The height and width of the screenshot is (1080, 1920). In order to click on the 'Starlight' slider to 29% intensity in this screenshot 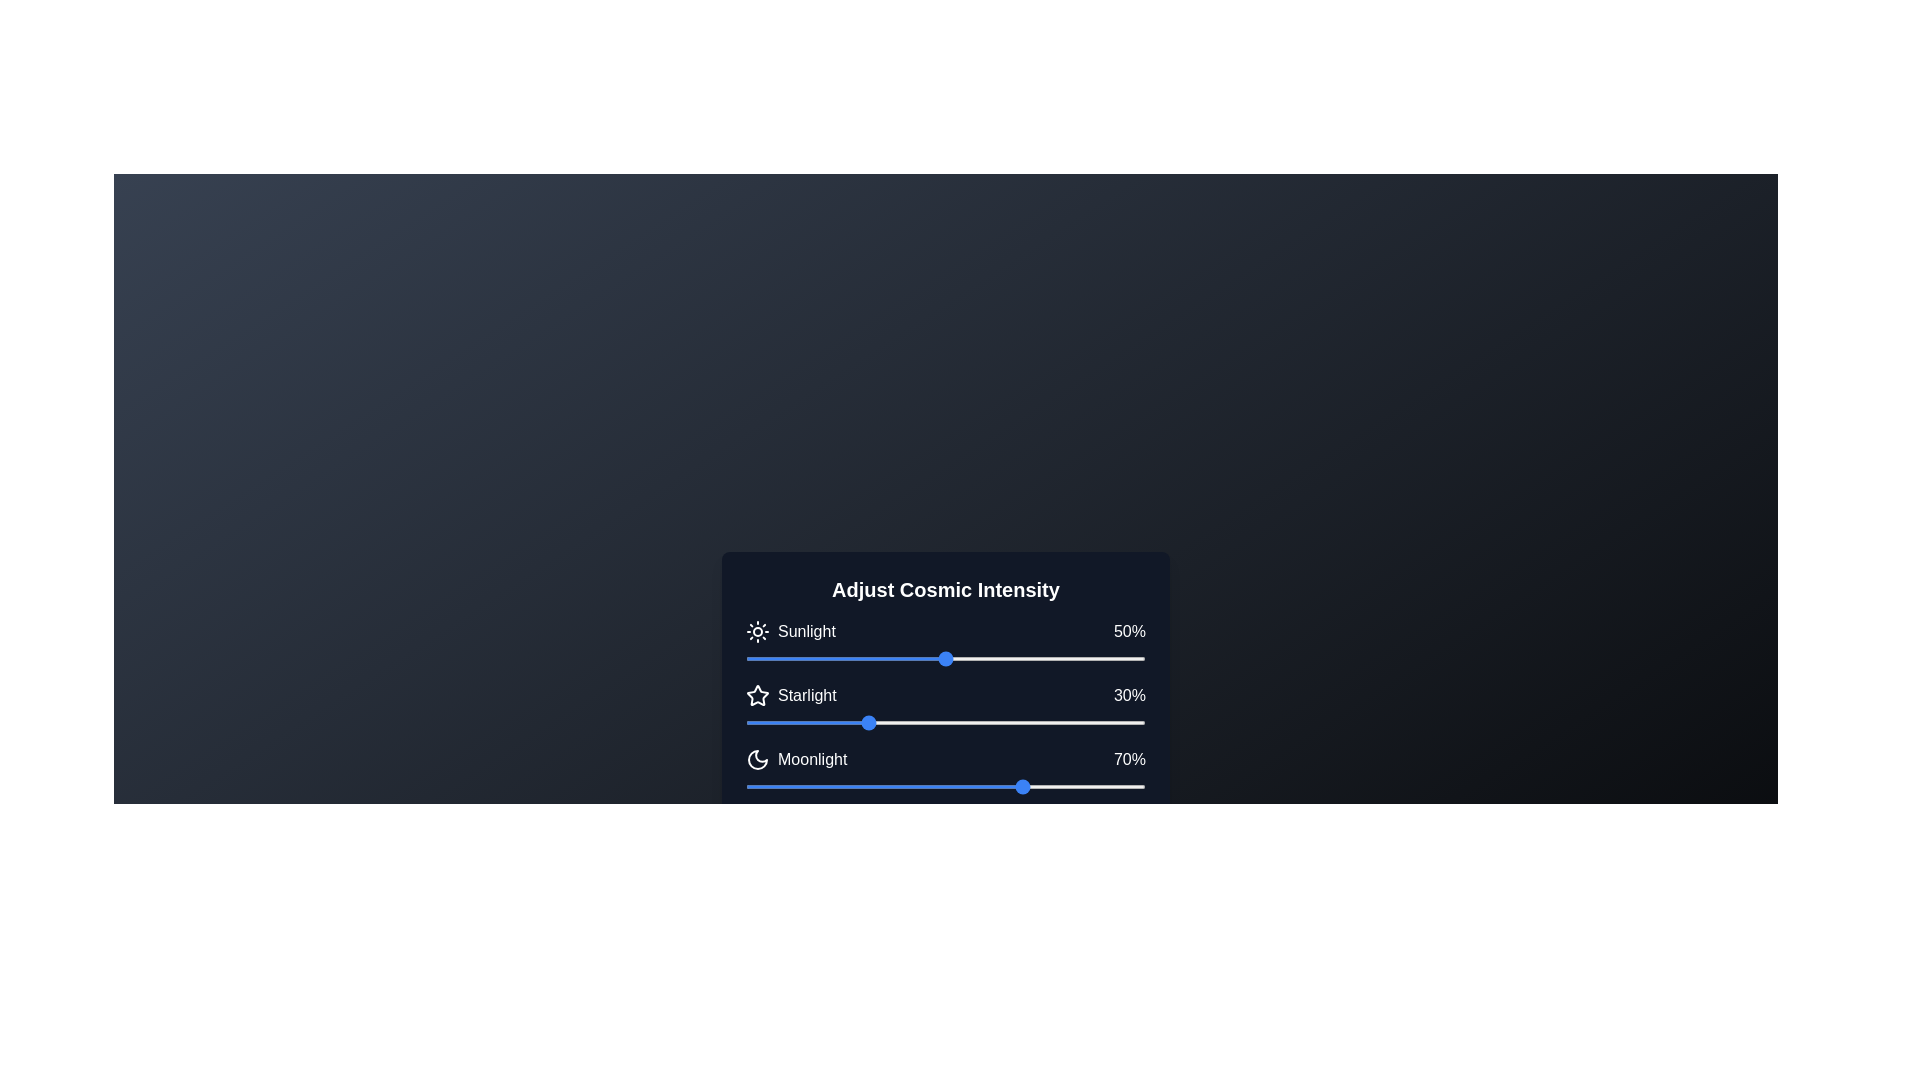, I will do `click(862, 722)`.